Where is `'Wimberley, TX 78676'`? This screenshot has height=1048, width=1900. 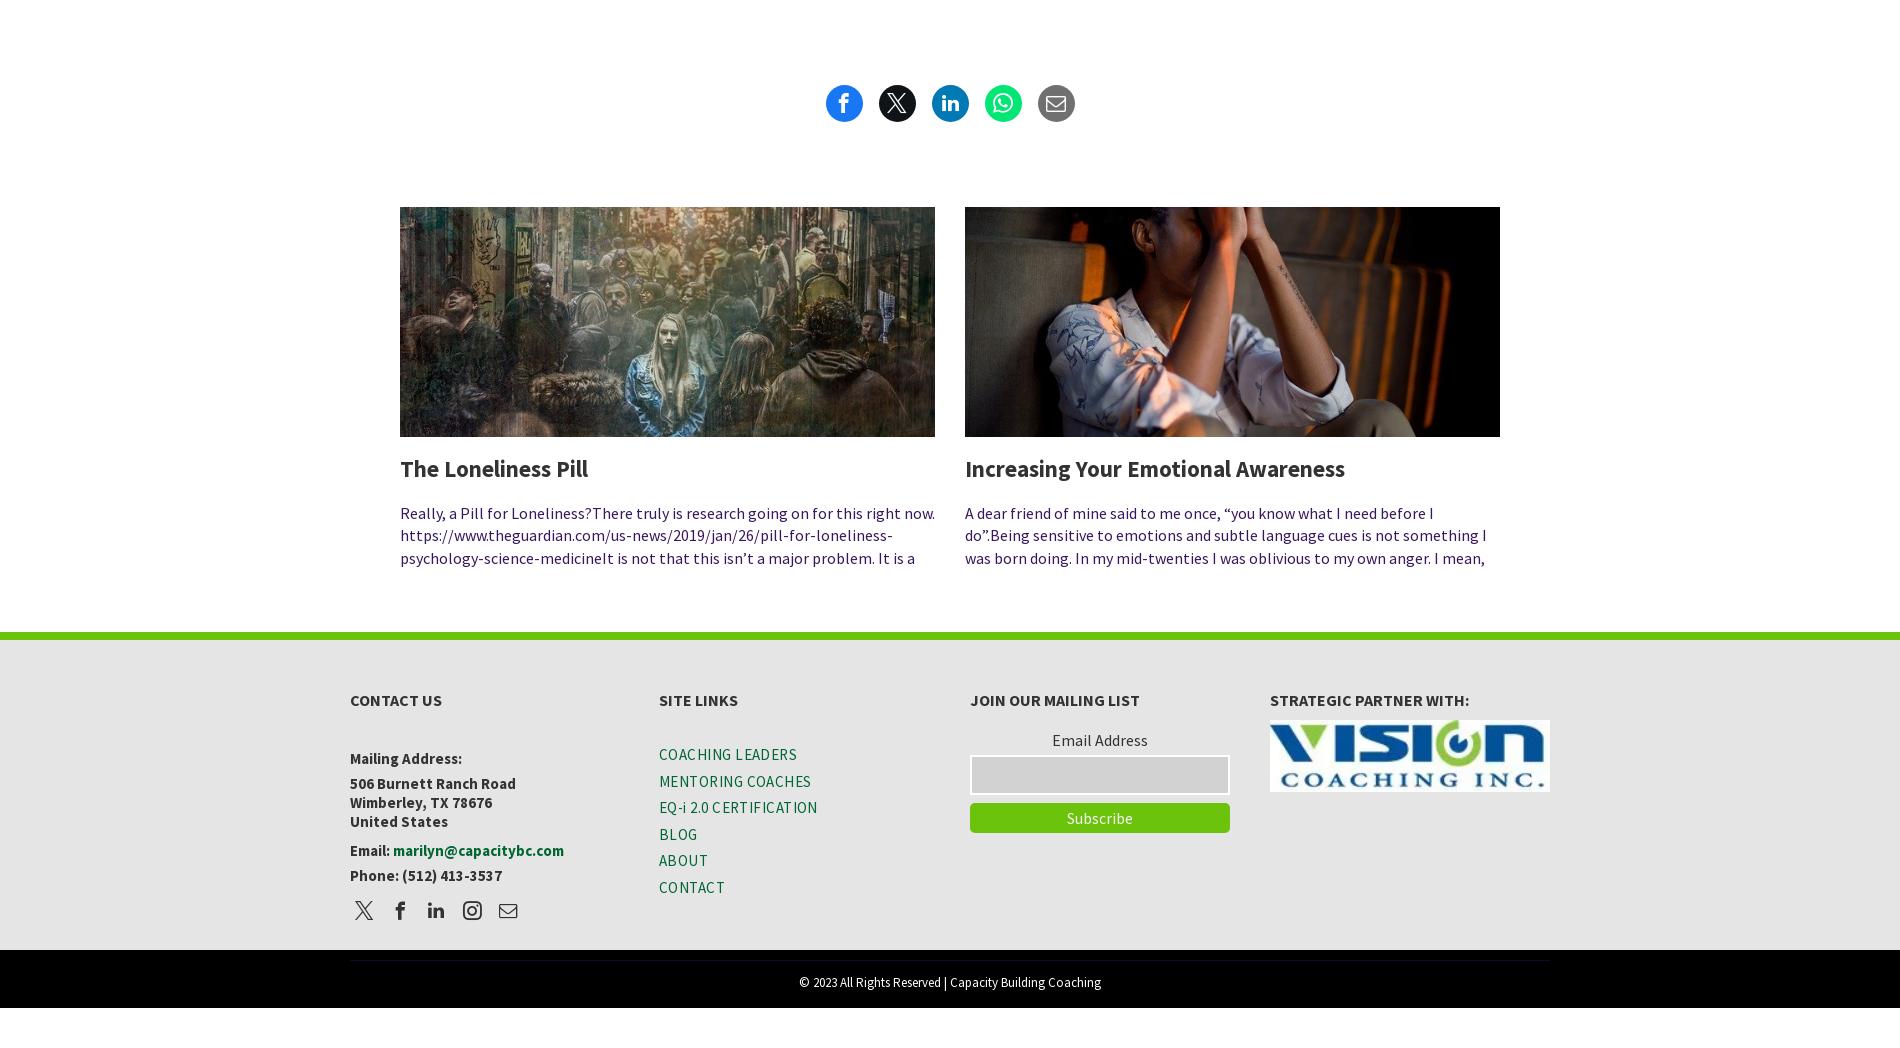
'Wimberley, TX 78676' is located at coordinates (420, 801).